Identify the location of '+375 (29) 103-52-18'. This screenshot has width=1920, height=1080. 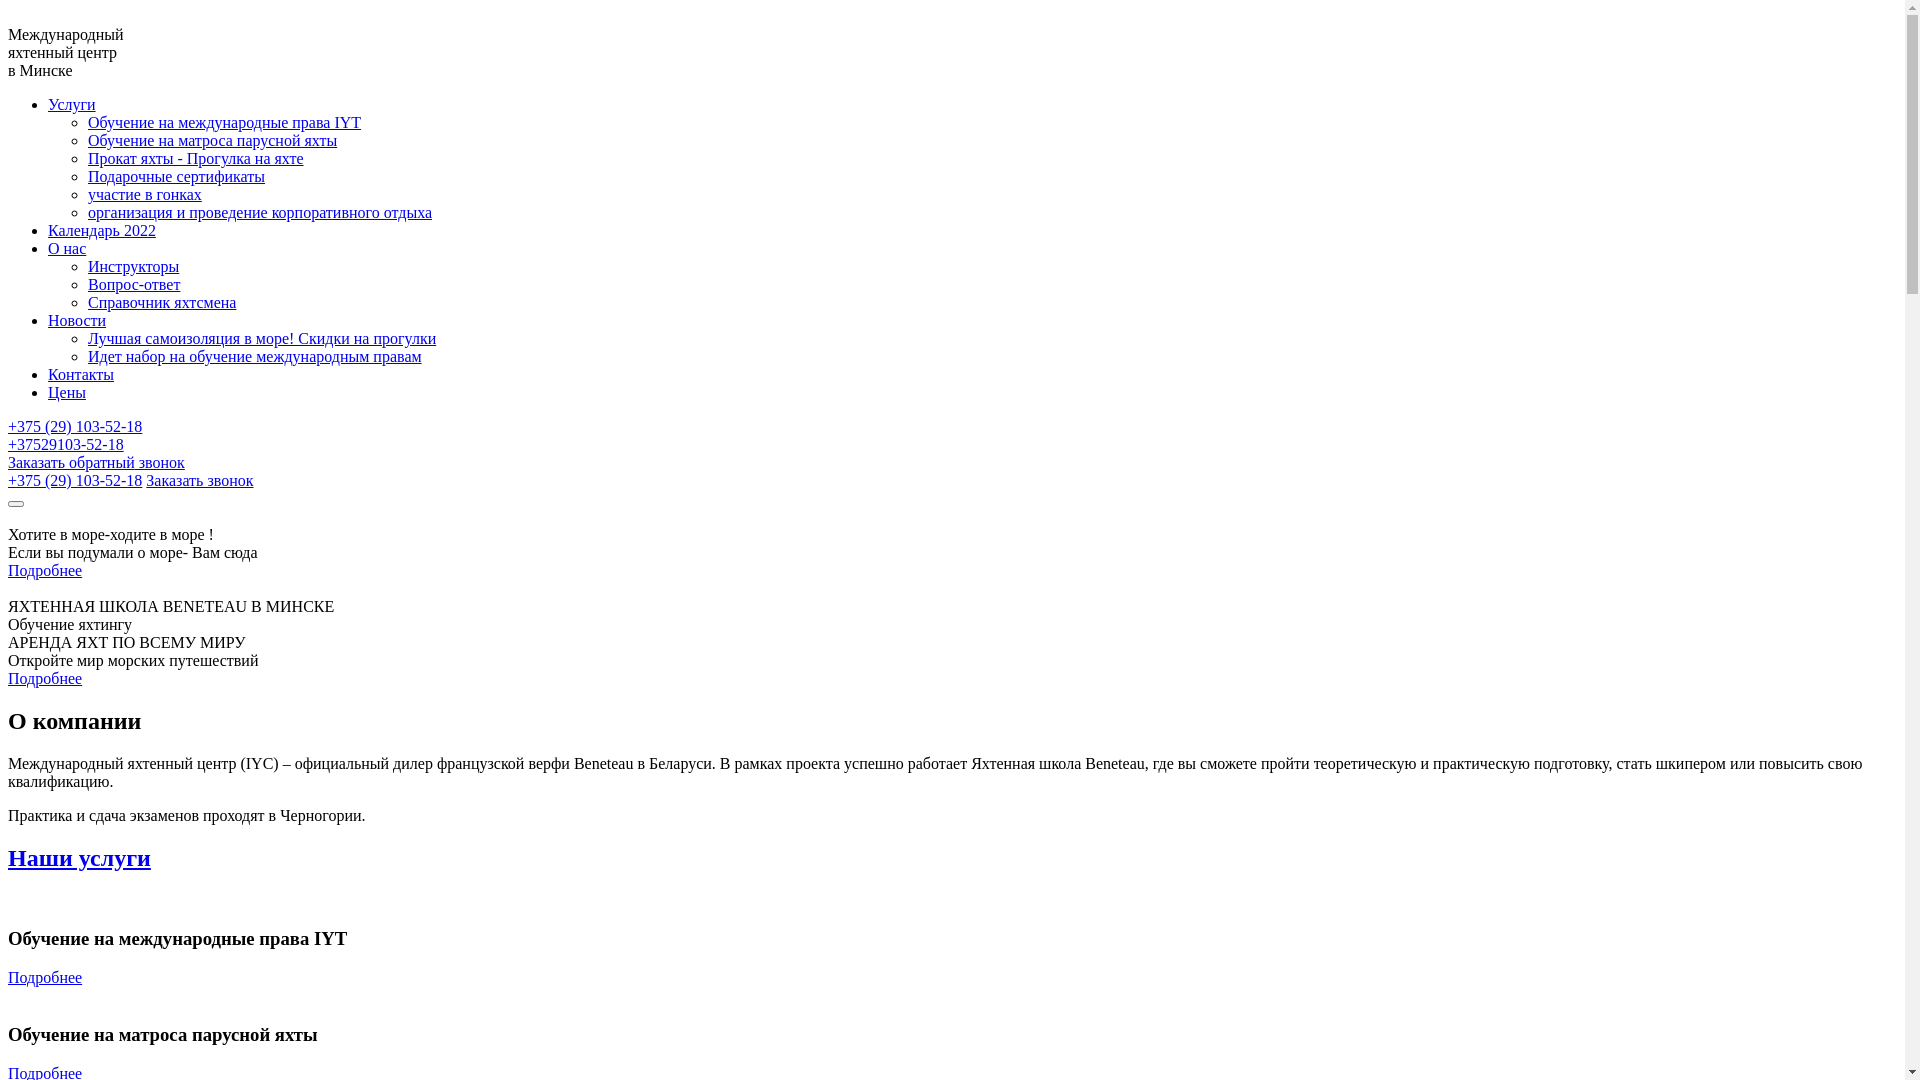
(8, 480).